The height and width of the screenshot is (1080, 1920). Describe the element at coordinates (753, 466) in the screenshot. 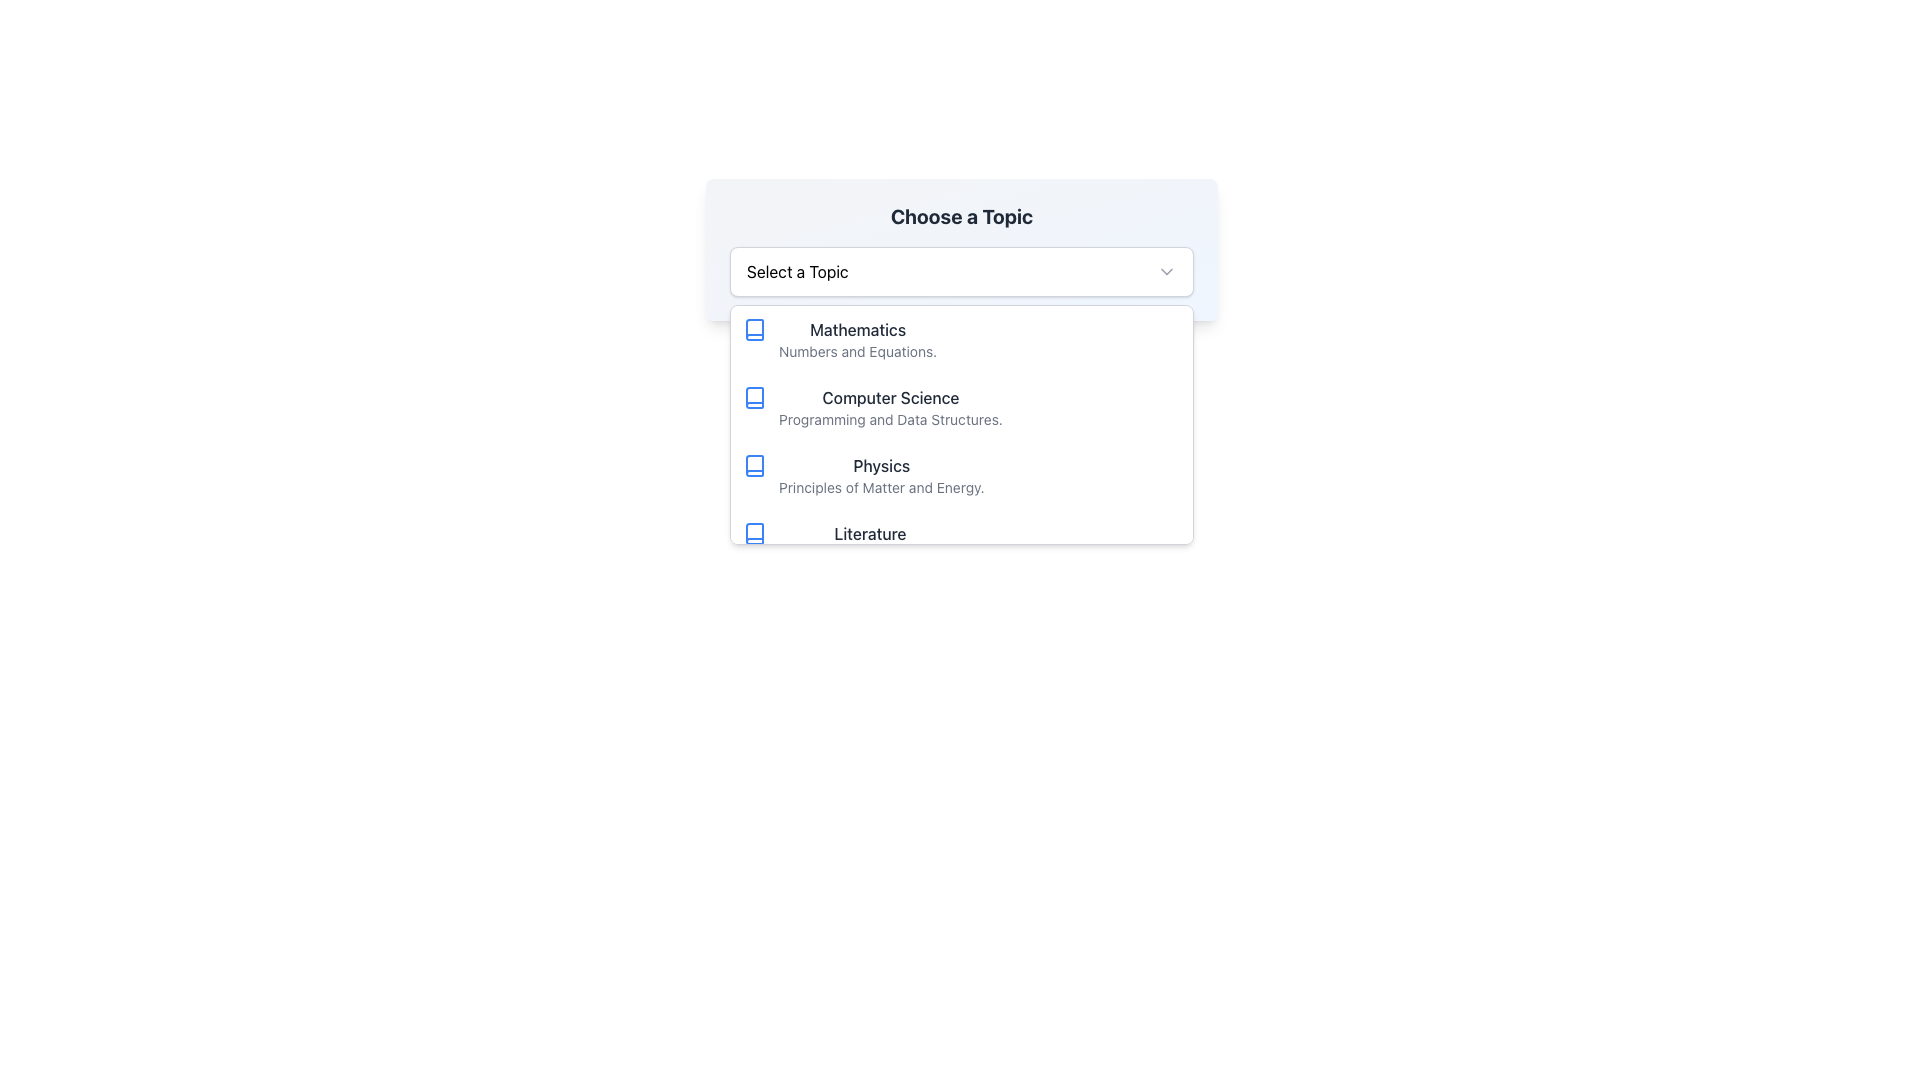

I see `the list item containing the 'Physics' vector book icon by navigating through the dropdown list` at that location.